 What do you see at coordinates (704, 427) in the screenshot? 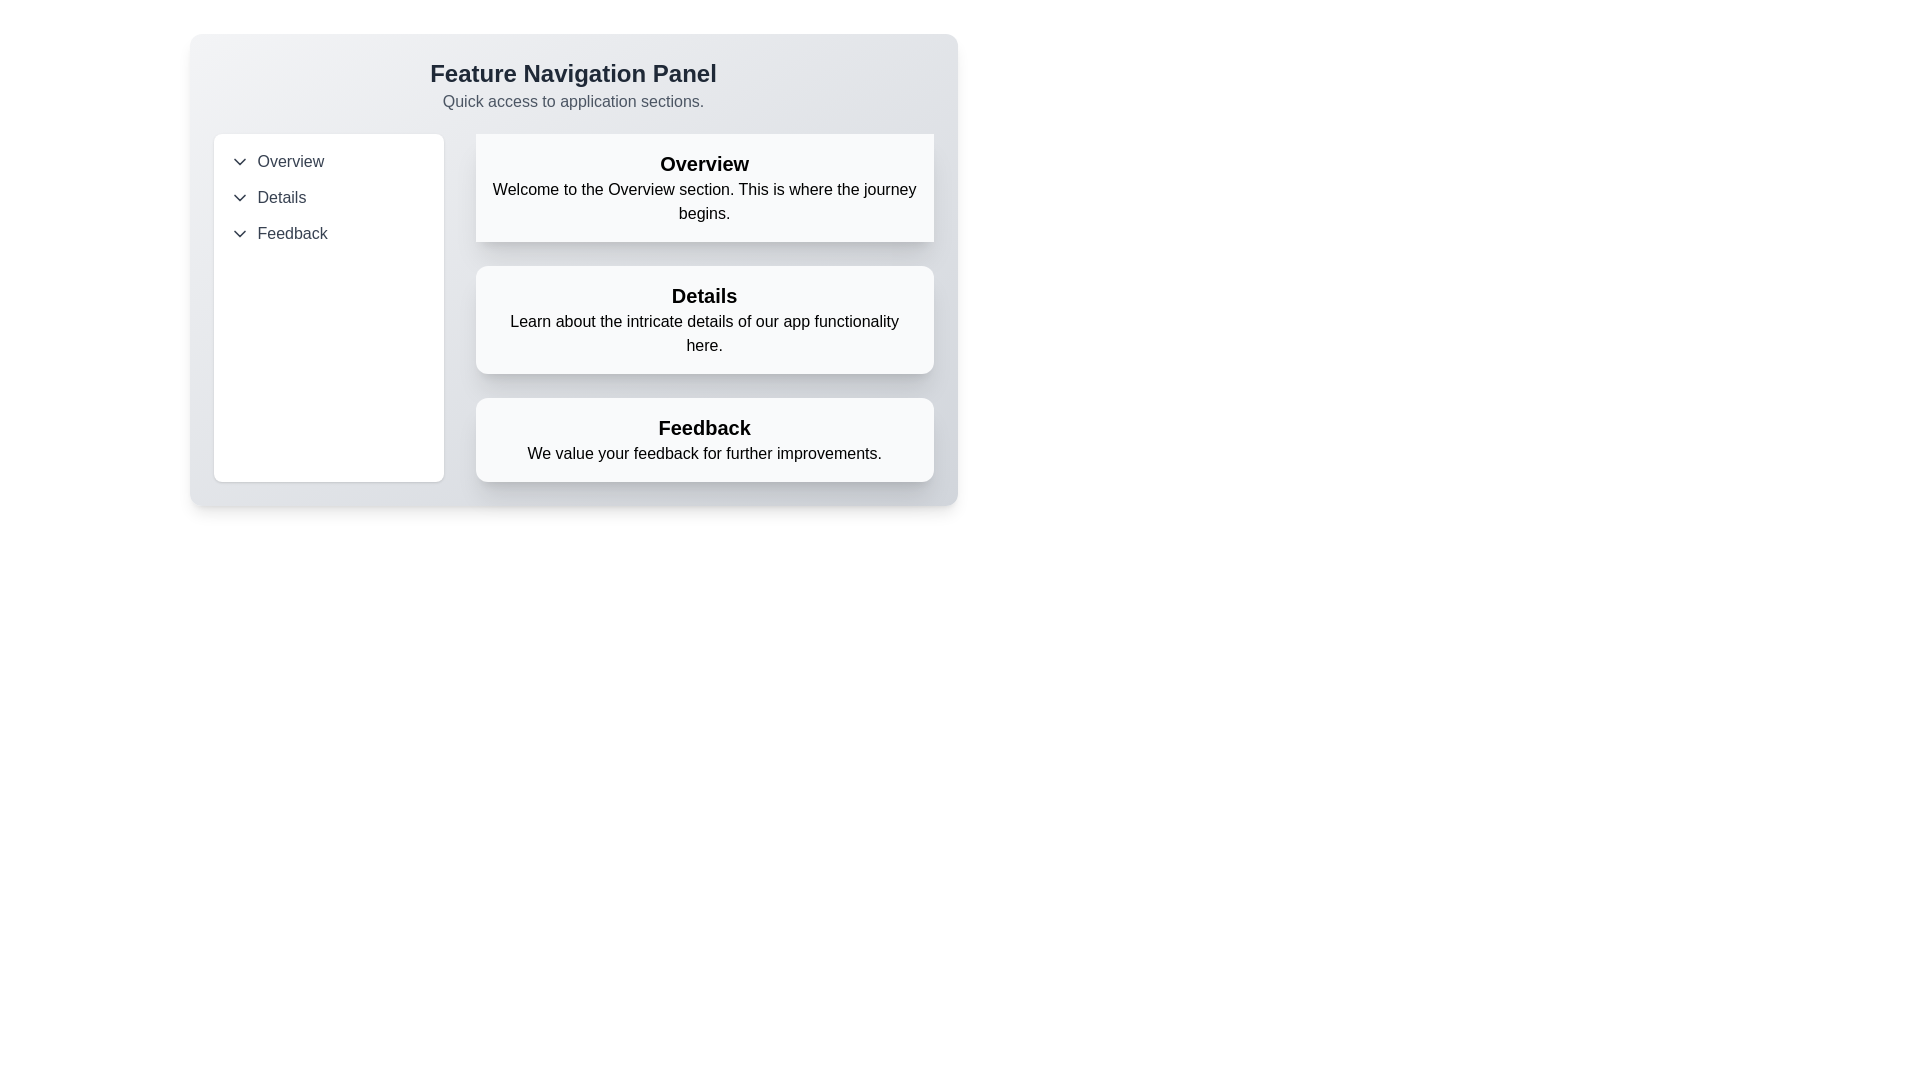
I see `the Text label that serves as the title for the feedback section, located at the top of the 'Feedback' card-like section in the bottom right of the main interface` at bounding box center [704, 427].